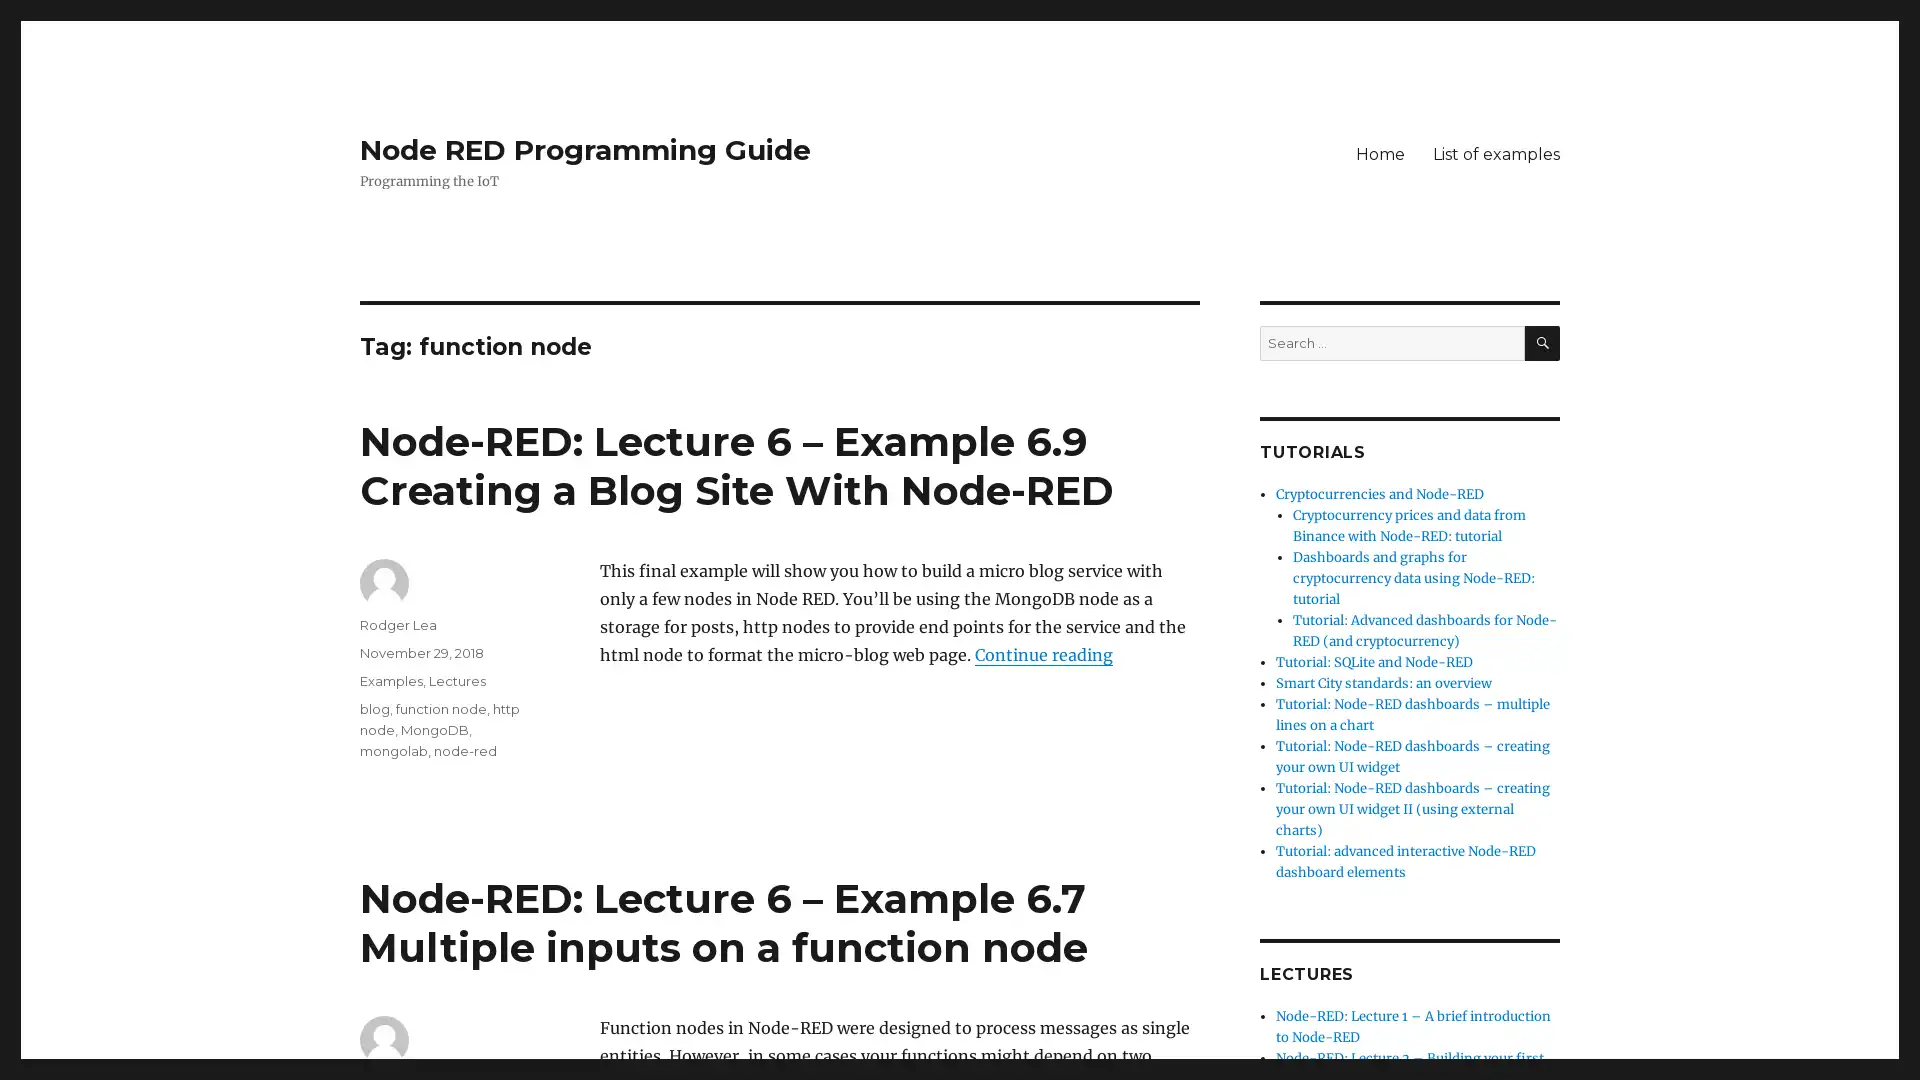  What do you see at coordinates (1541, 342) in the screenshot?
I see `SEARCH` at bounding box center [1541, 342].